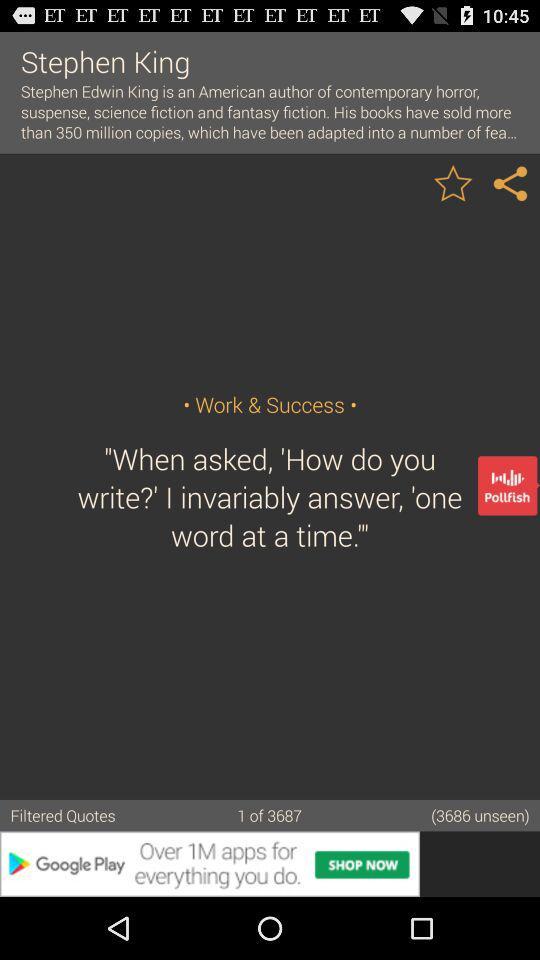 This screenshot has width=540, height=960. I want to click on advertisement, so click(270, 863).